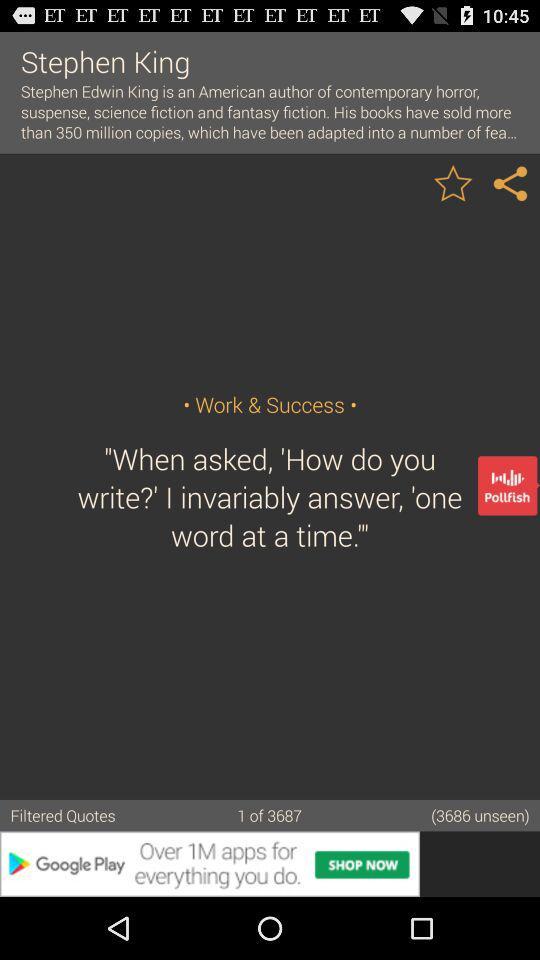 This screenshot has width=540, height=960. I want to click on advertisement, so click(270, 863).